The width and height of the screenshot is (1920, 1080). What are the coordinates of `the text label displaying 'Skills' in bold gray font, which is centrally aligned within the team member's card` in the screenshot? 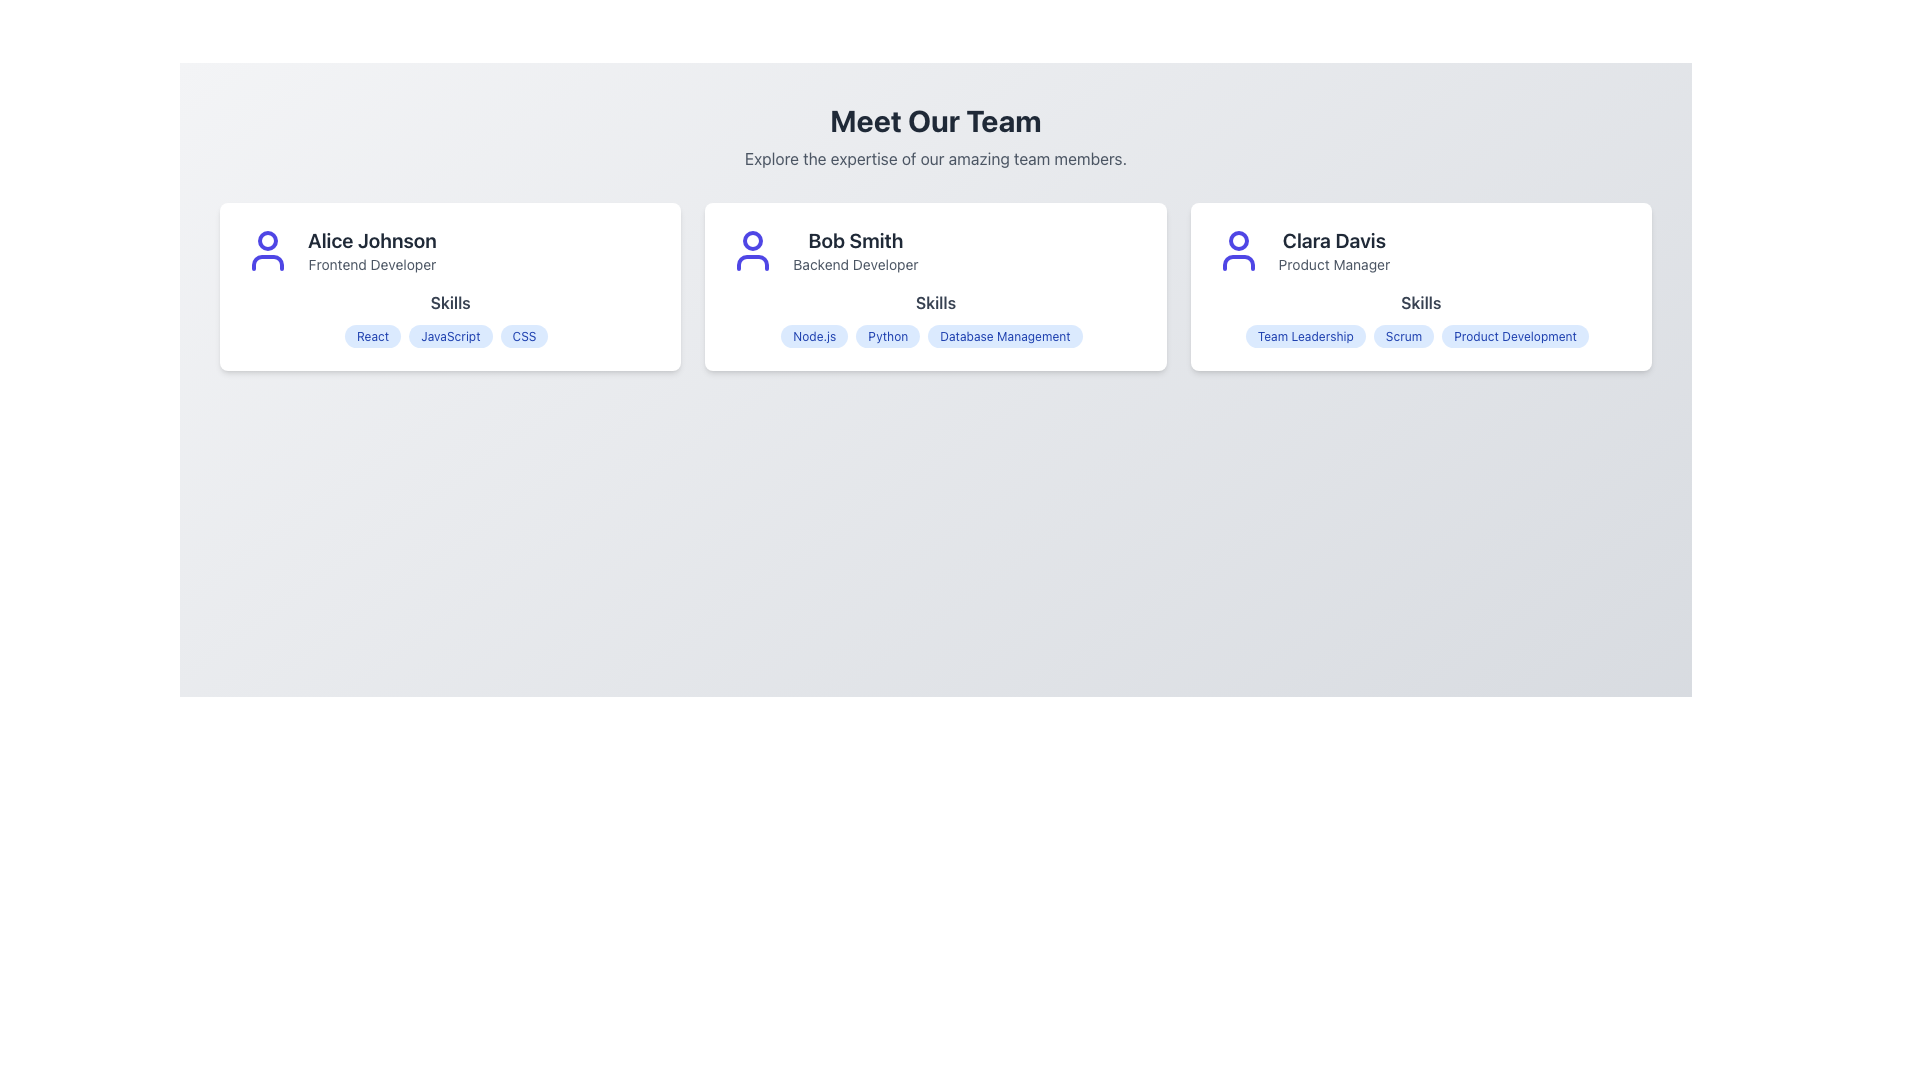 It's located at (449, 303).